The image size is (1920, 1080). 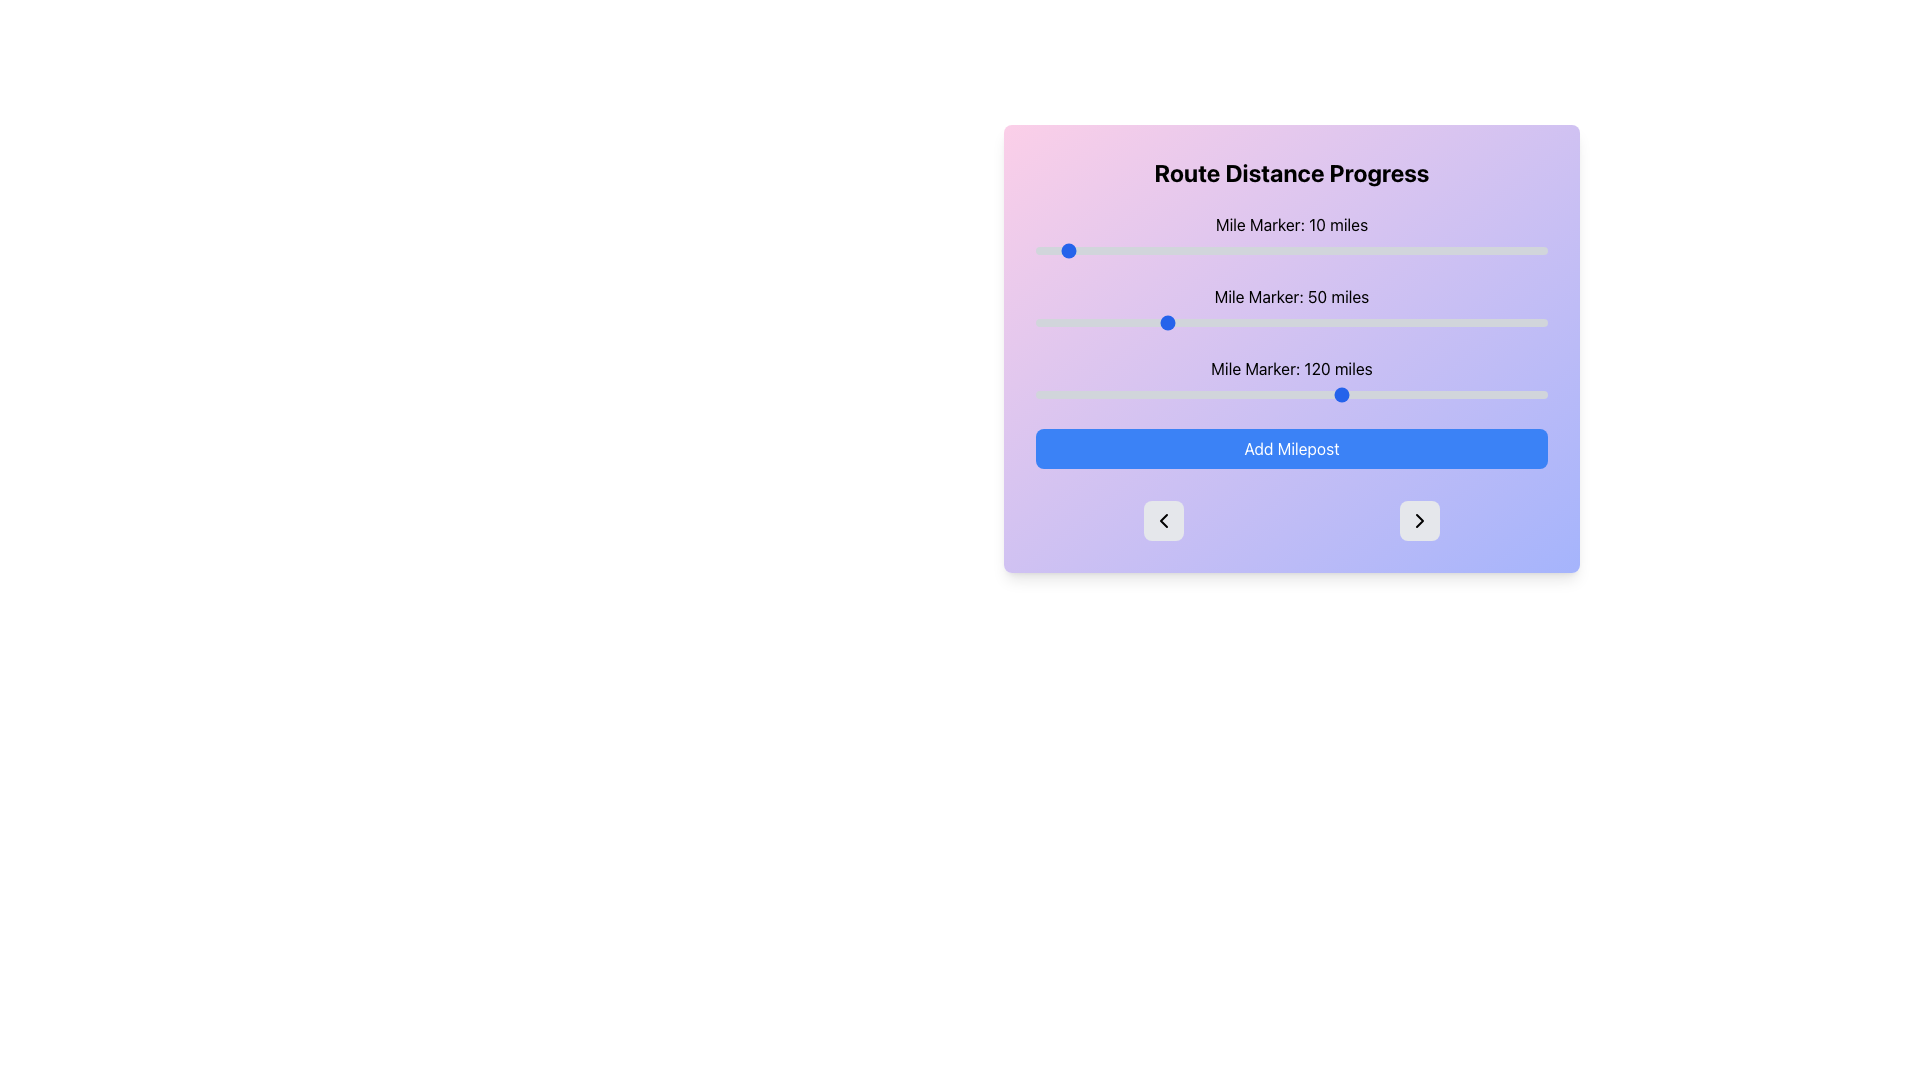 What do you see at coordinates (1291, 235) in the screenshot?
I see `the slider for 'Mile Marker: 10 miles'` at bounding box center [1291, 235].